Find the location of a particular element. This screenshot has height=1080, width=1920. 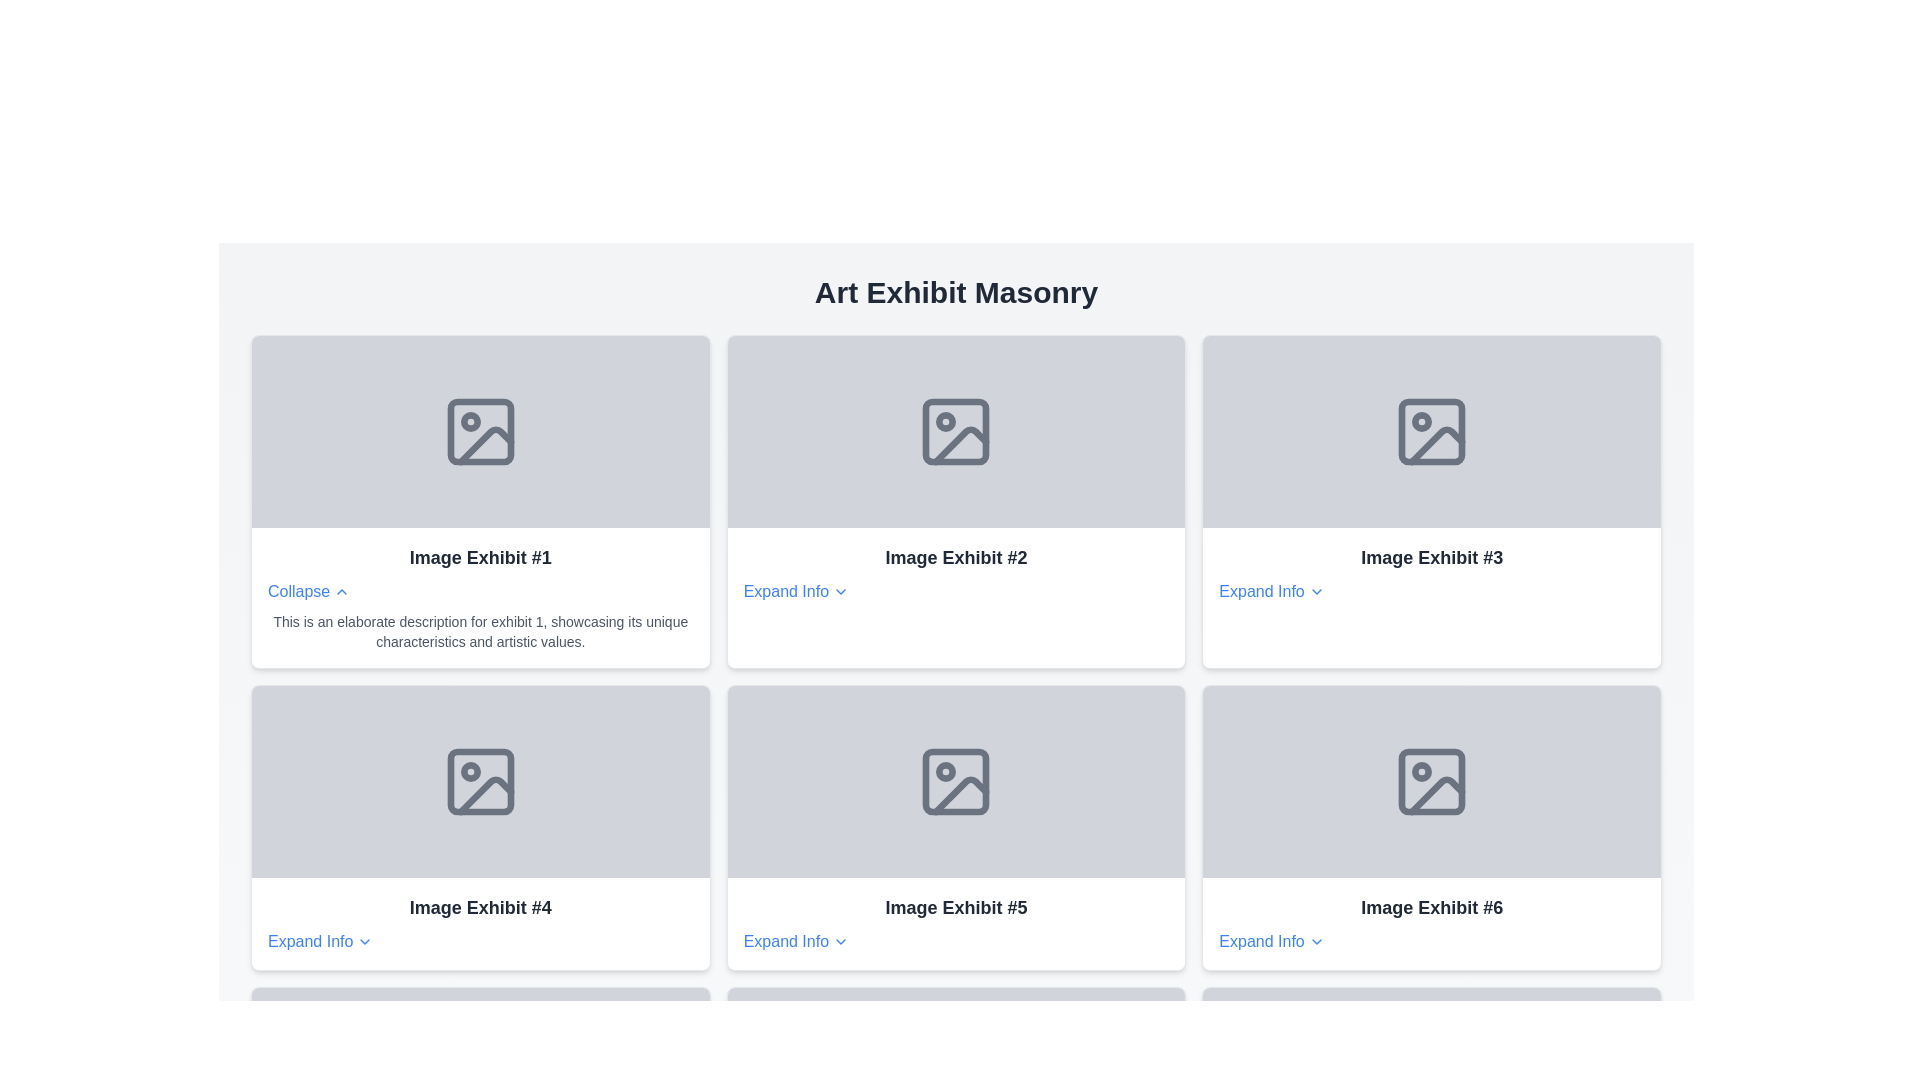

the title text 'Image Exhibit #6' is located at coordinates (1431, 924).